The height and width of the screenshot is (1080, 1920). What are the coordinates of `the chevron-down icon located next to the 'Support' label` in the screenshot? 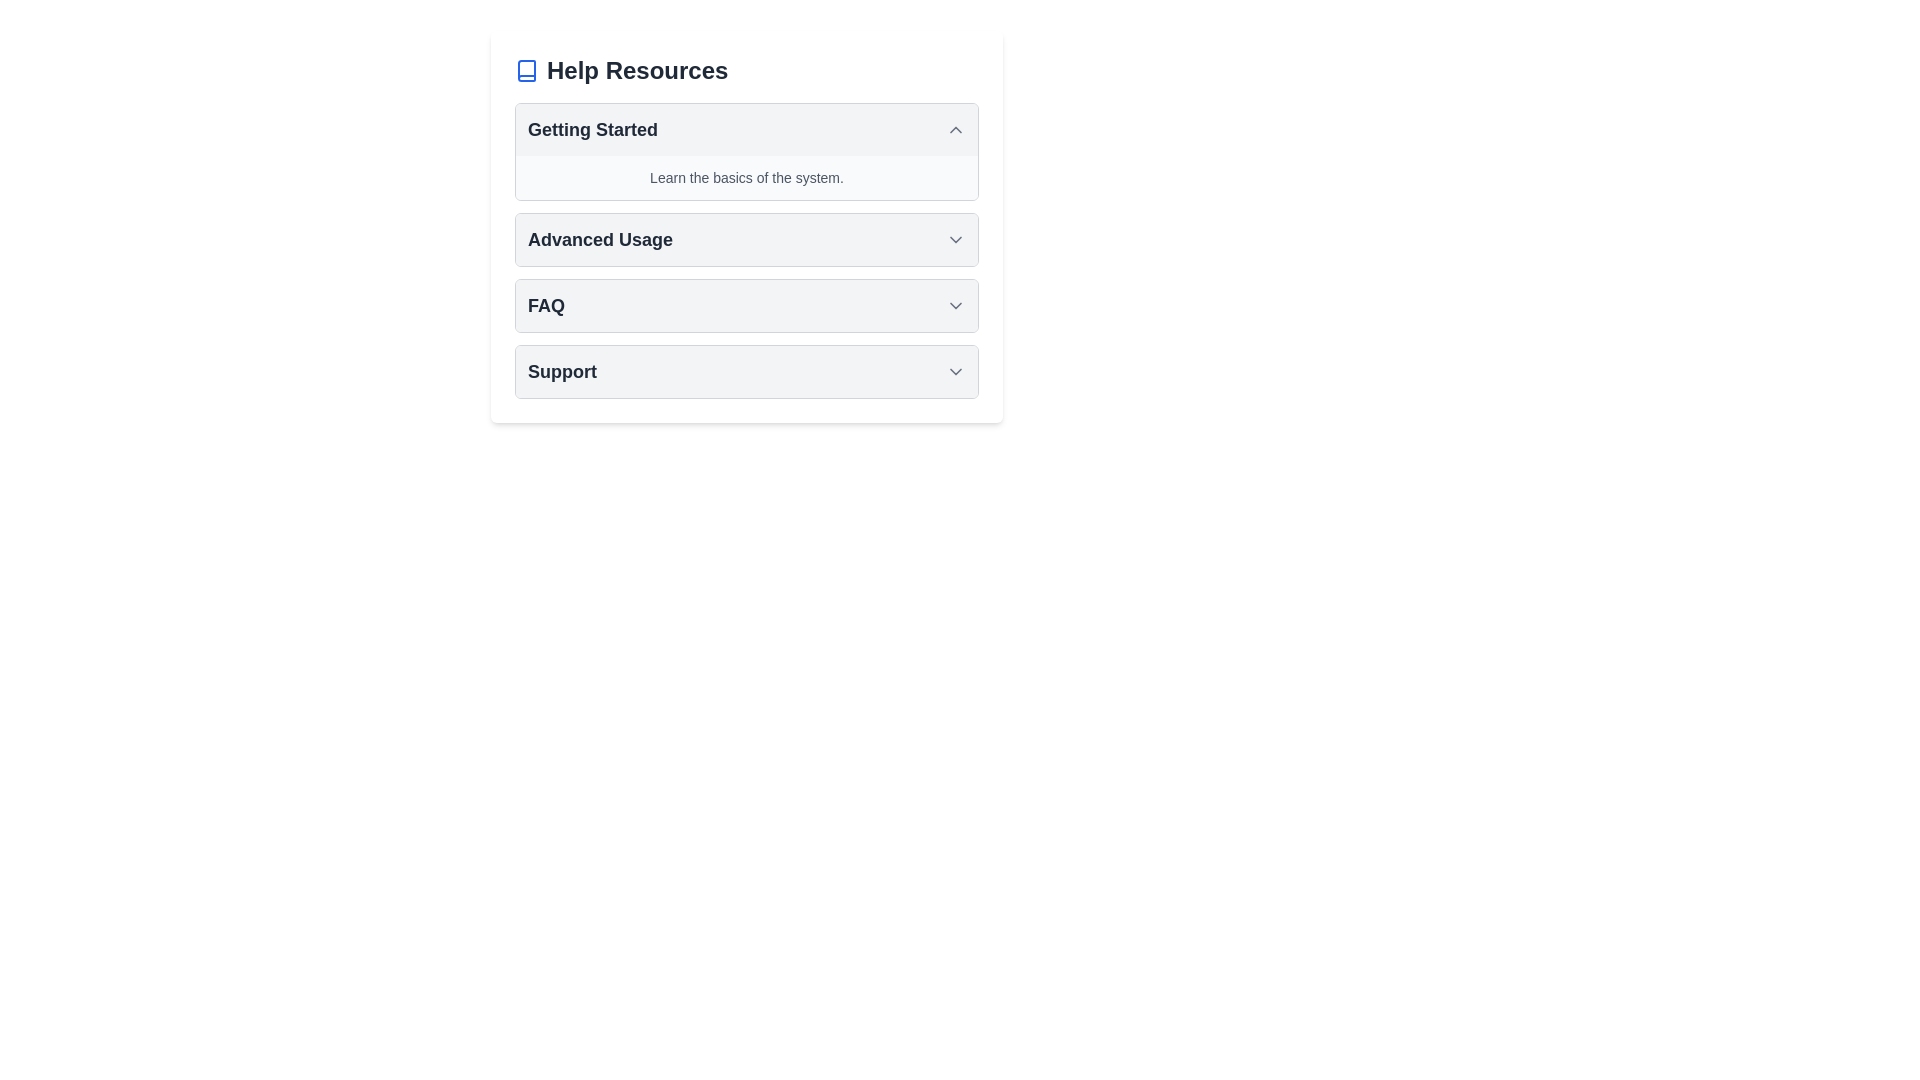 It's located at (954, 371).